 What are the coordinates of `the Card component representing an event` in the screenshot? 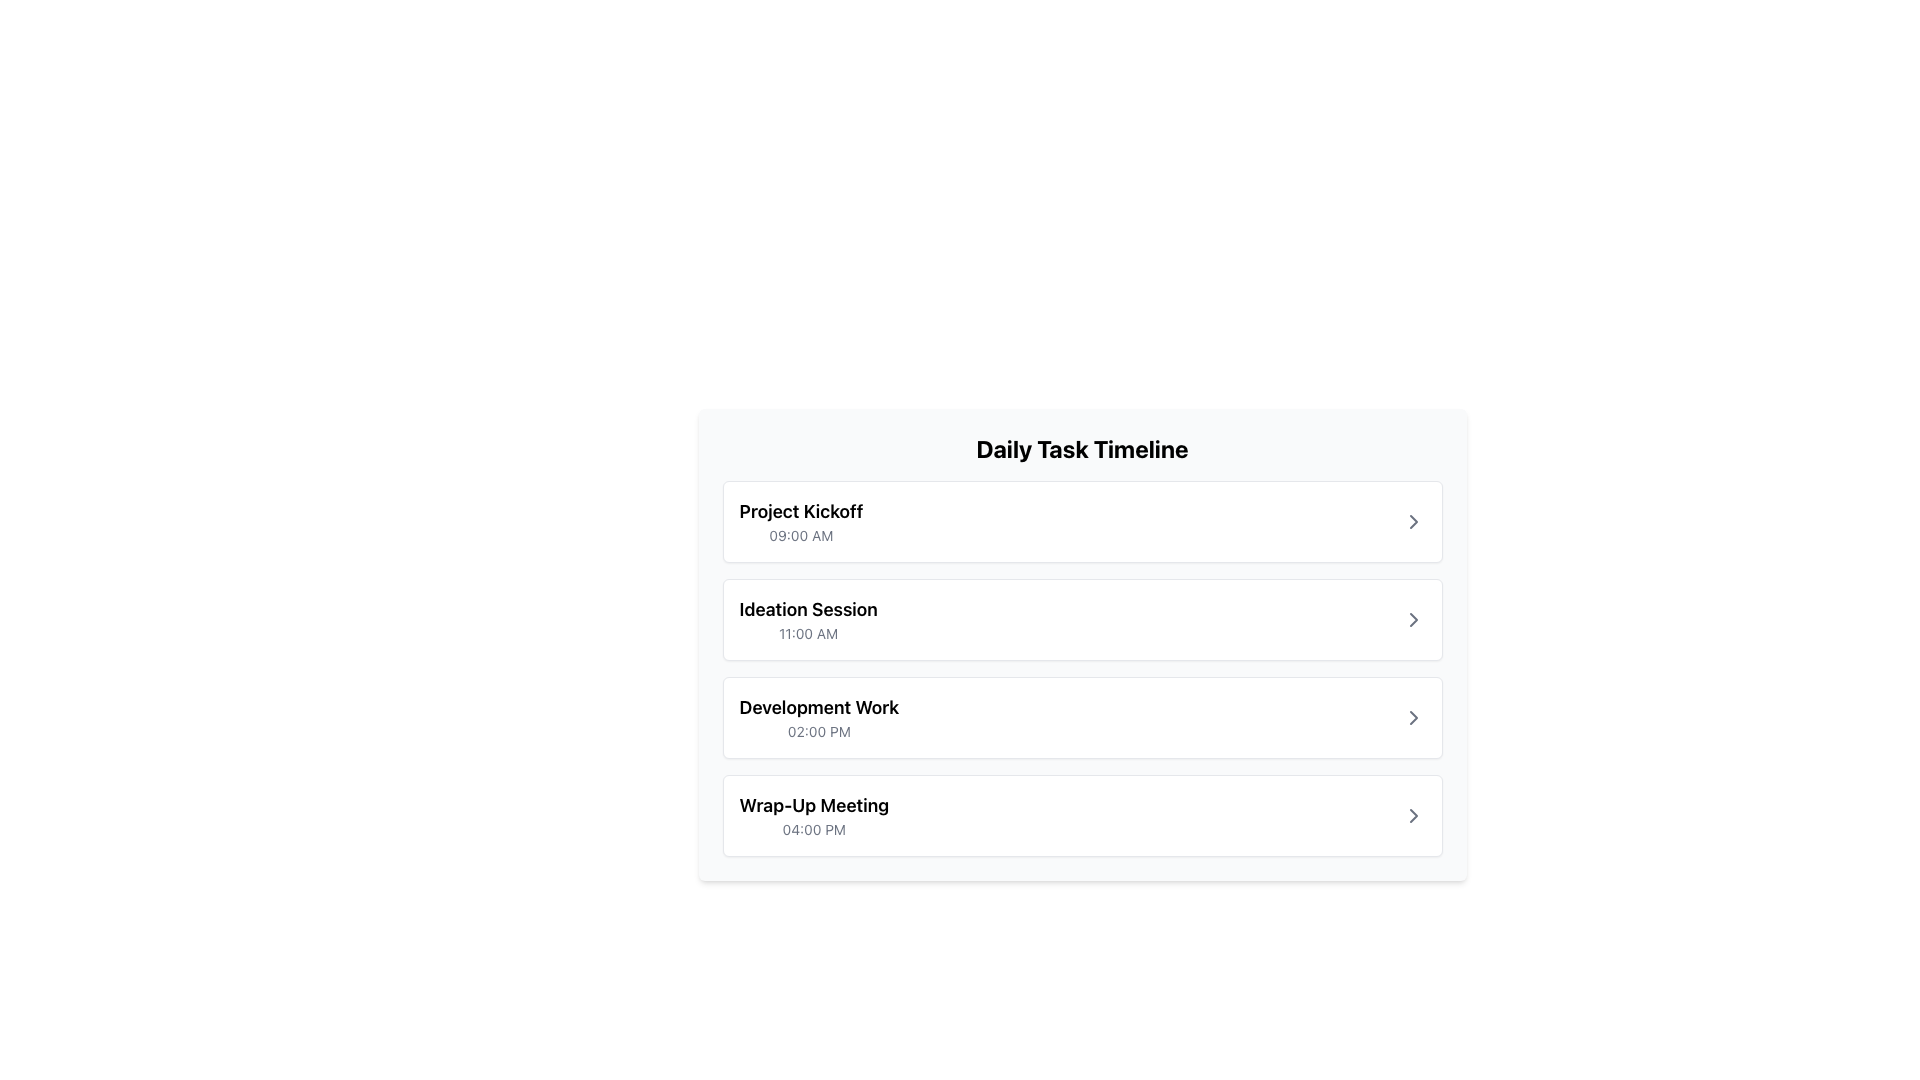 It's located at (1081, 644).